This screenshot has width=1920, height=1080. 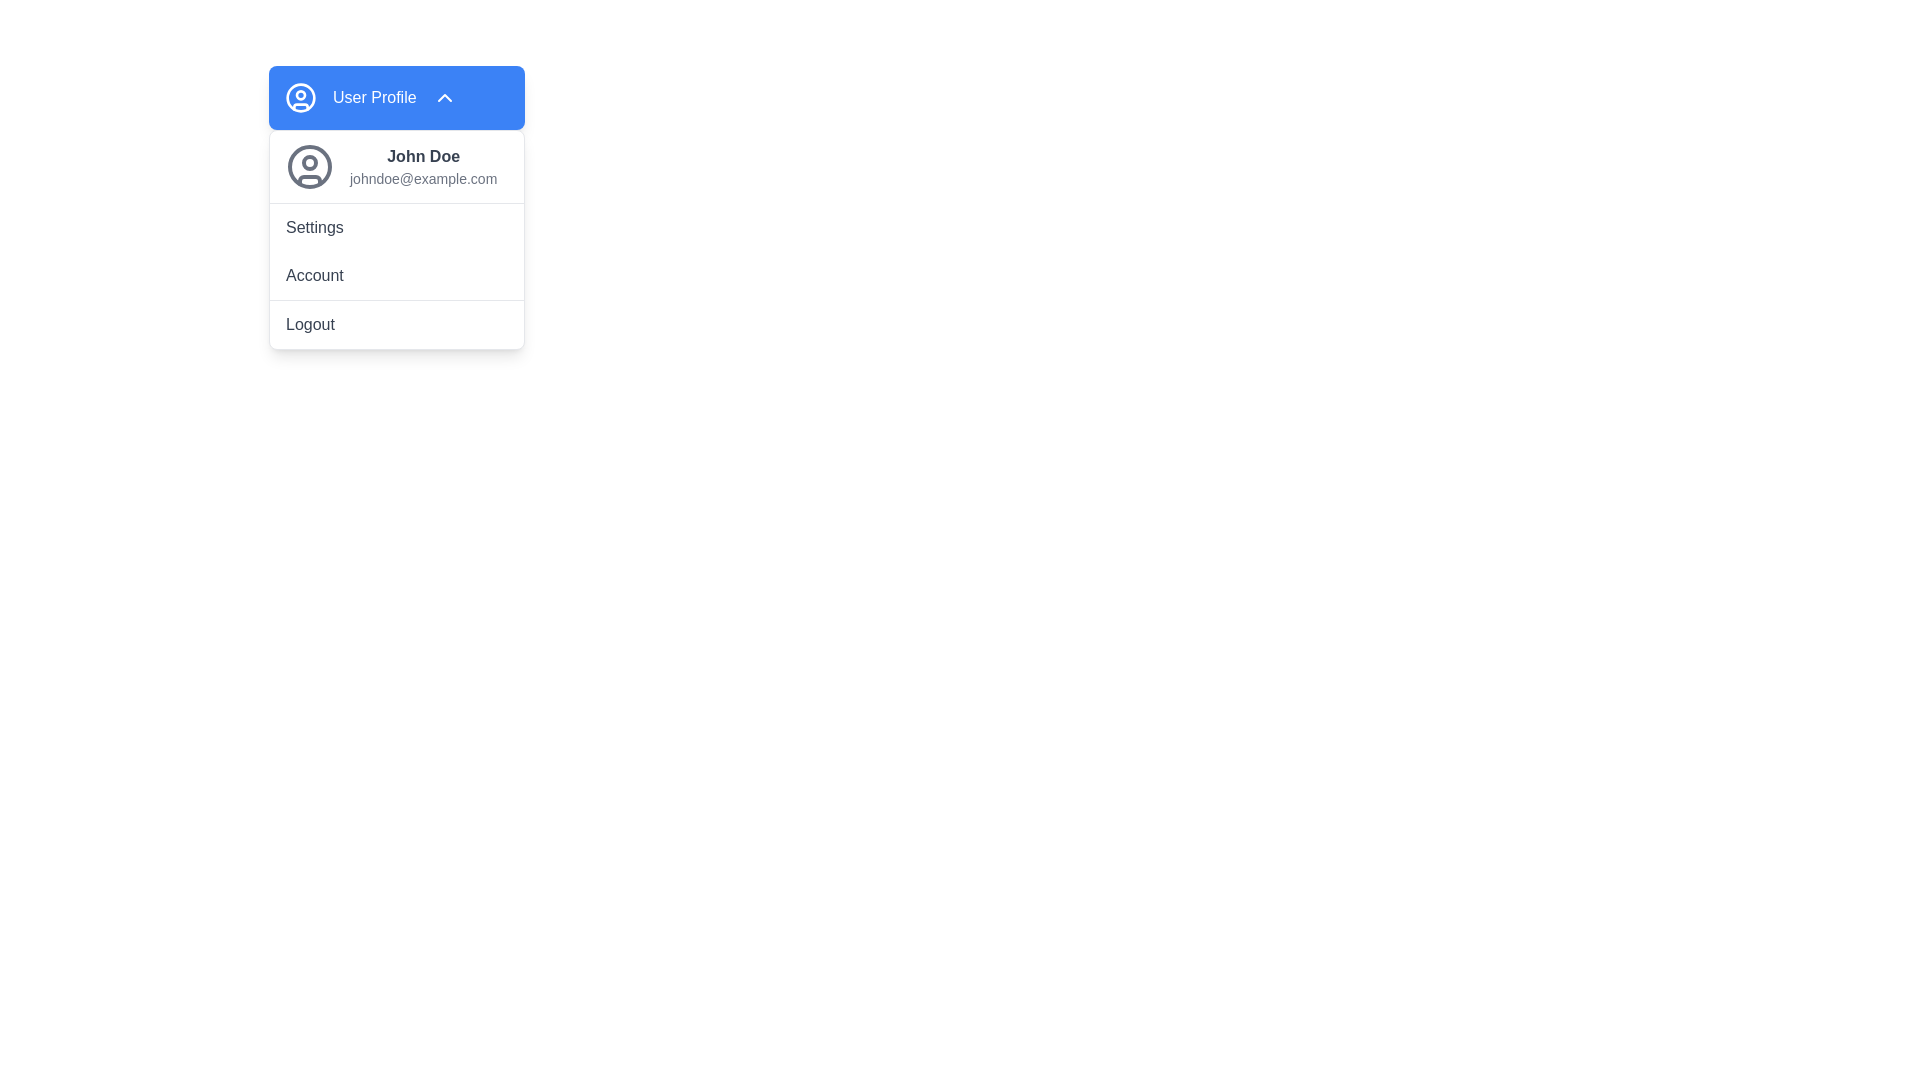 What do you see at coordinates (422, 177) in the screenshot?
I see `the static text element displaying the email address 'johndoe@example.com' within the dropdown menu under the 'User Profile' header` at bounding box center [422, 177].